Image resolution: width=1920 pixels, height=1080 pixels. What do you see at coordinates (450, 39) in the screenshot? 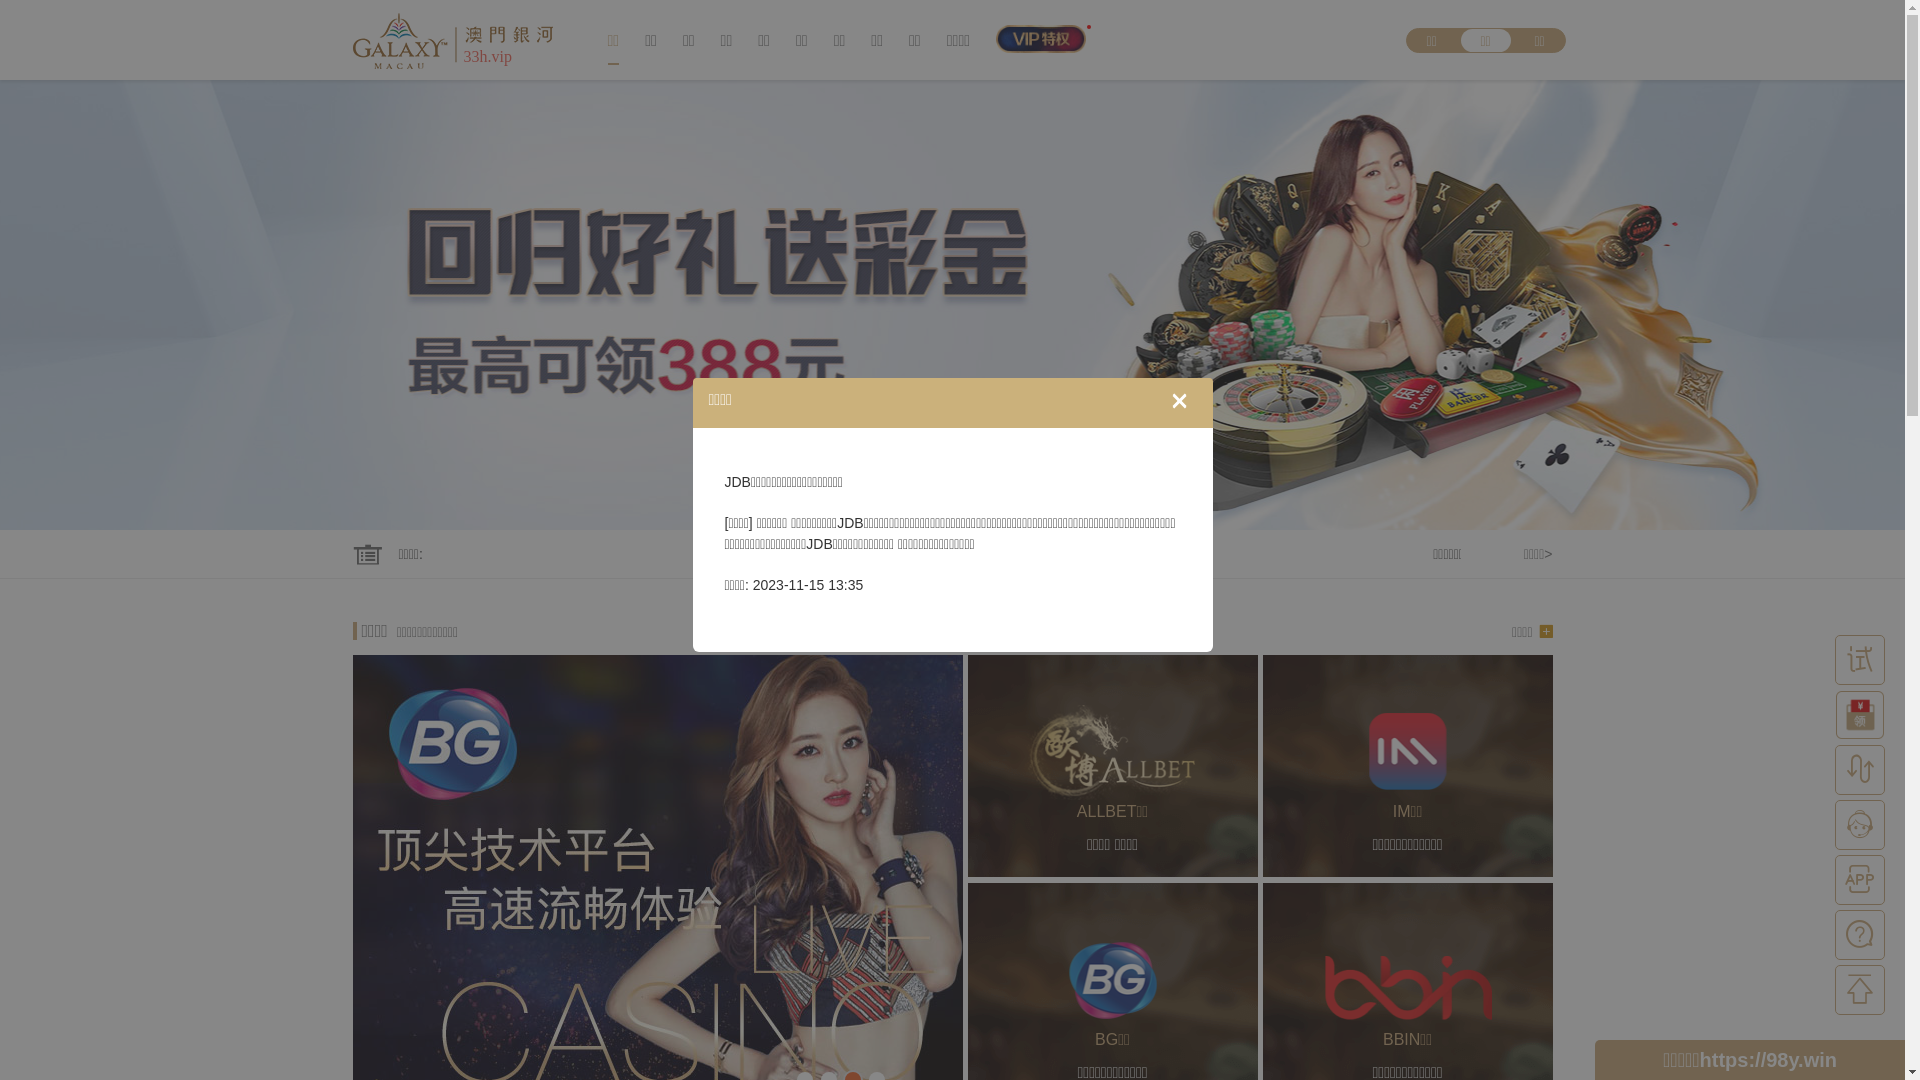
I see `'33h.vip'` at bounding box center [450, 39].